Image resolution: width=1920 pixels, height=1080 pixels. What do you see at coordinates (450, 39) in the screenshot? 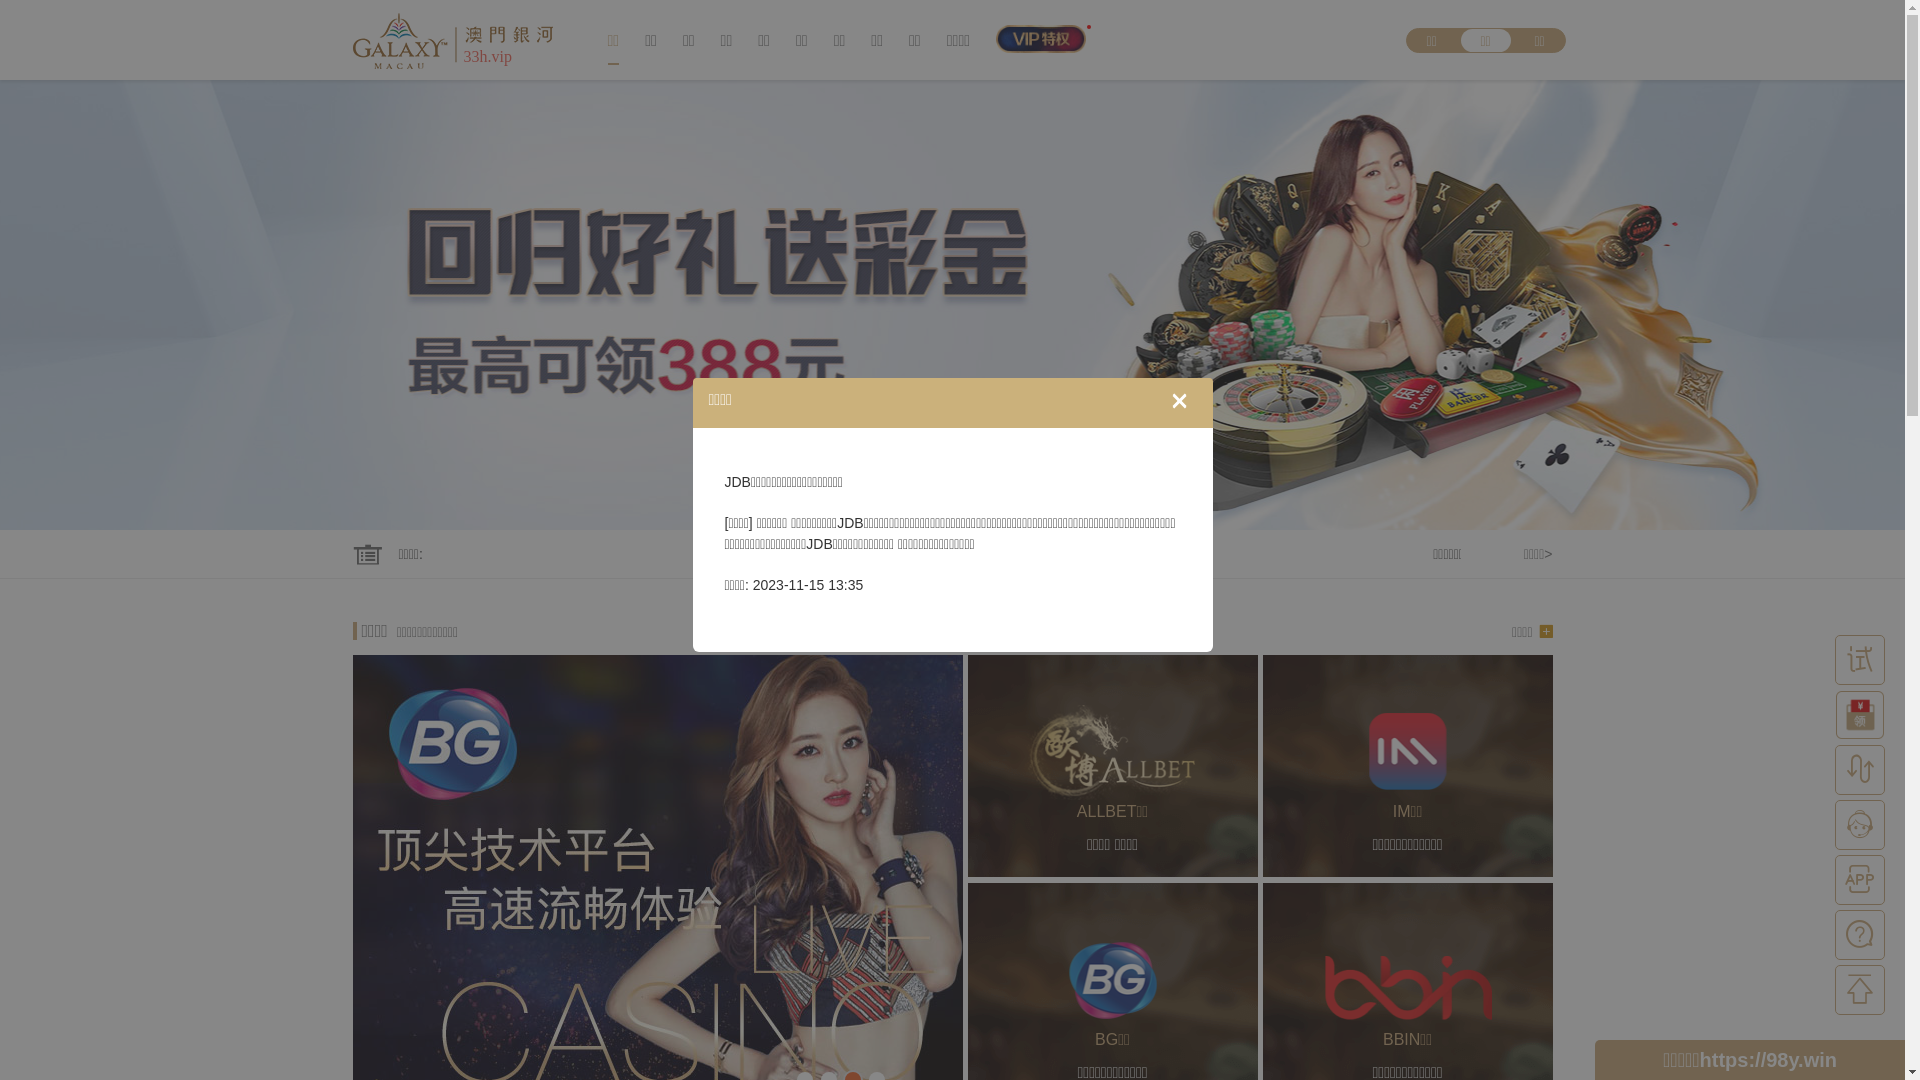
I see `'33h.vip'` at bounding box center [450, 39].